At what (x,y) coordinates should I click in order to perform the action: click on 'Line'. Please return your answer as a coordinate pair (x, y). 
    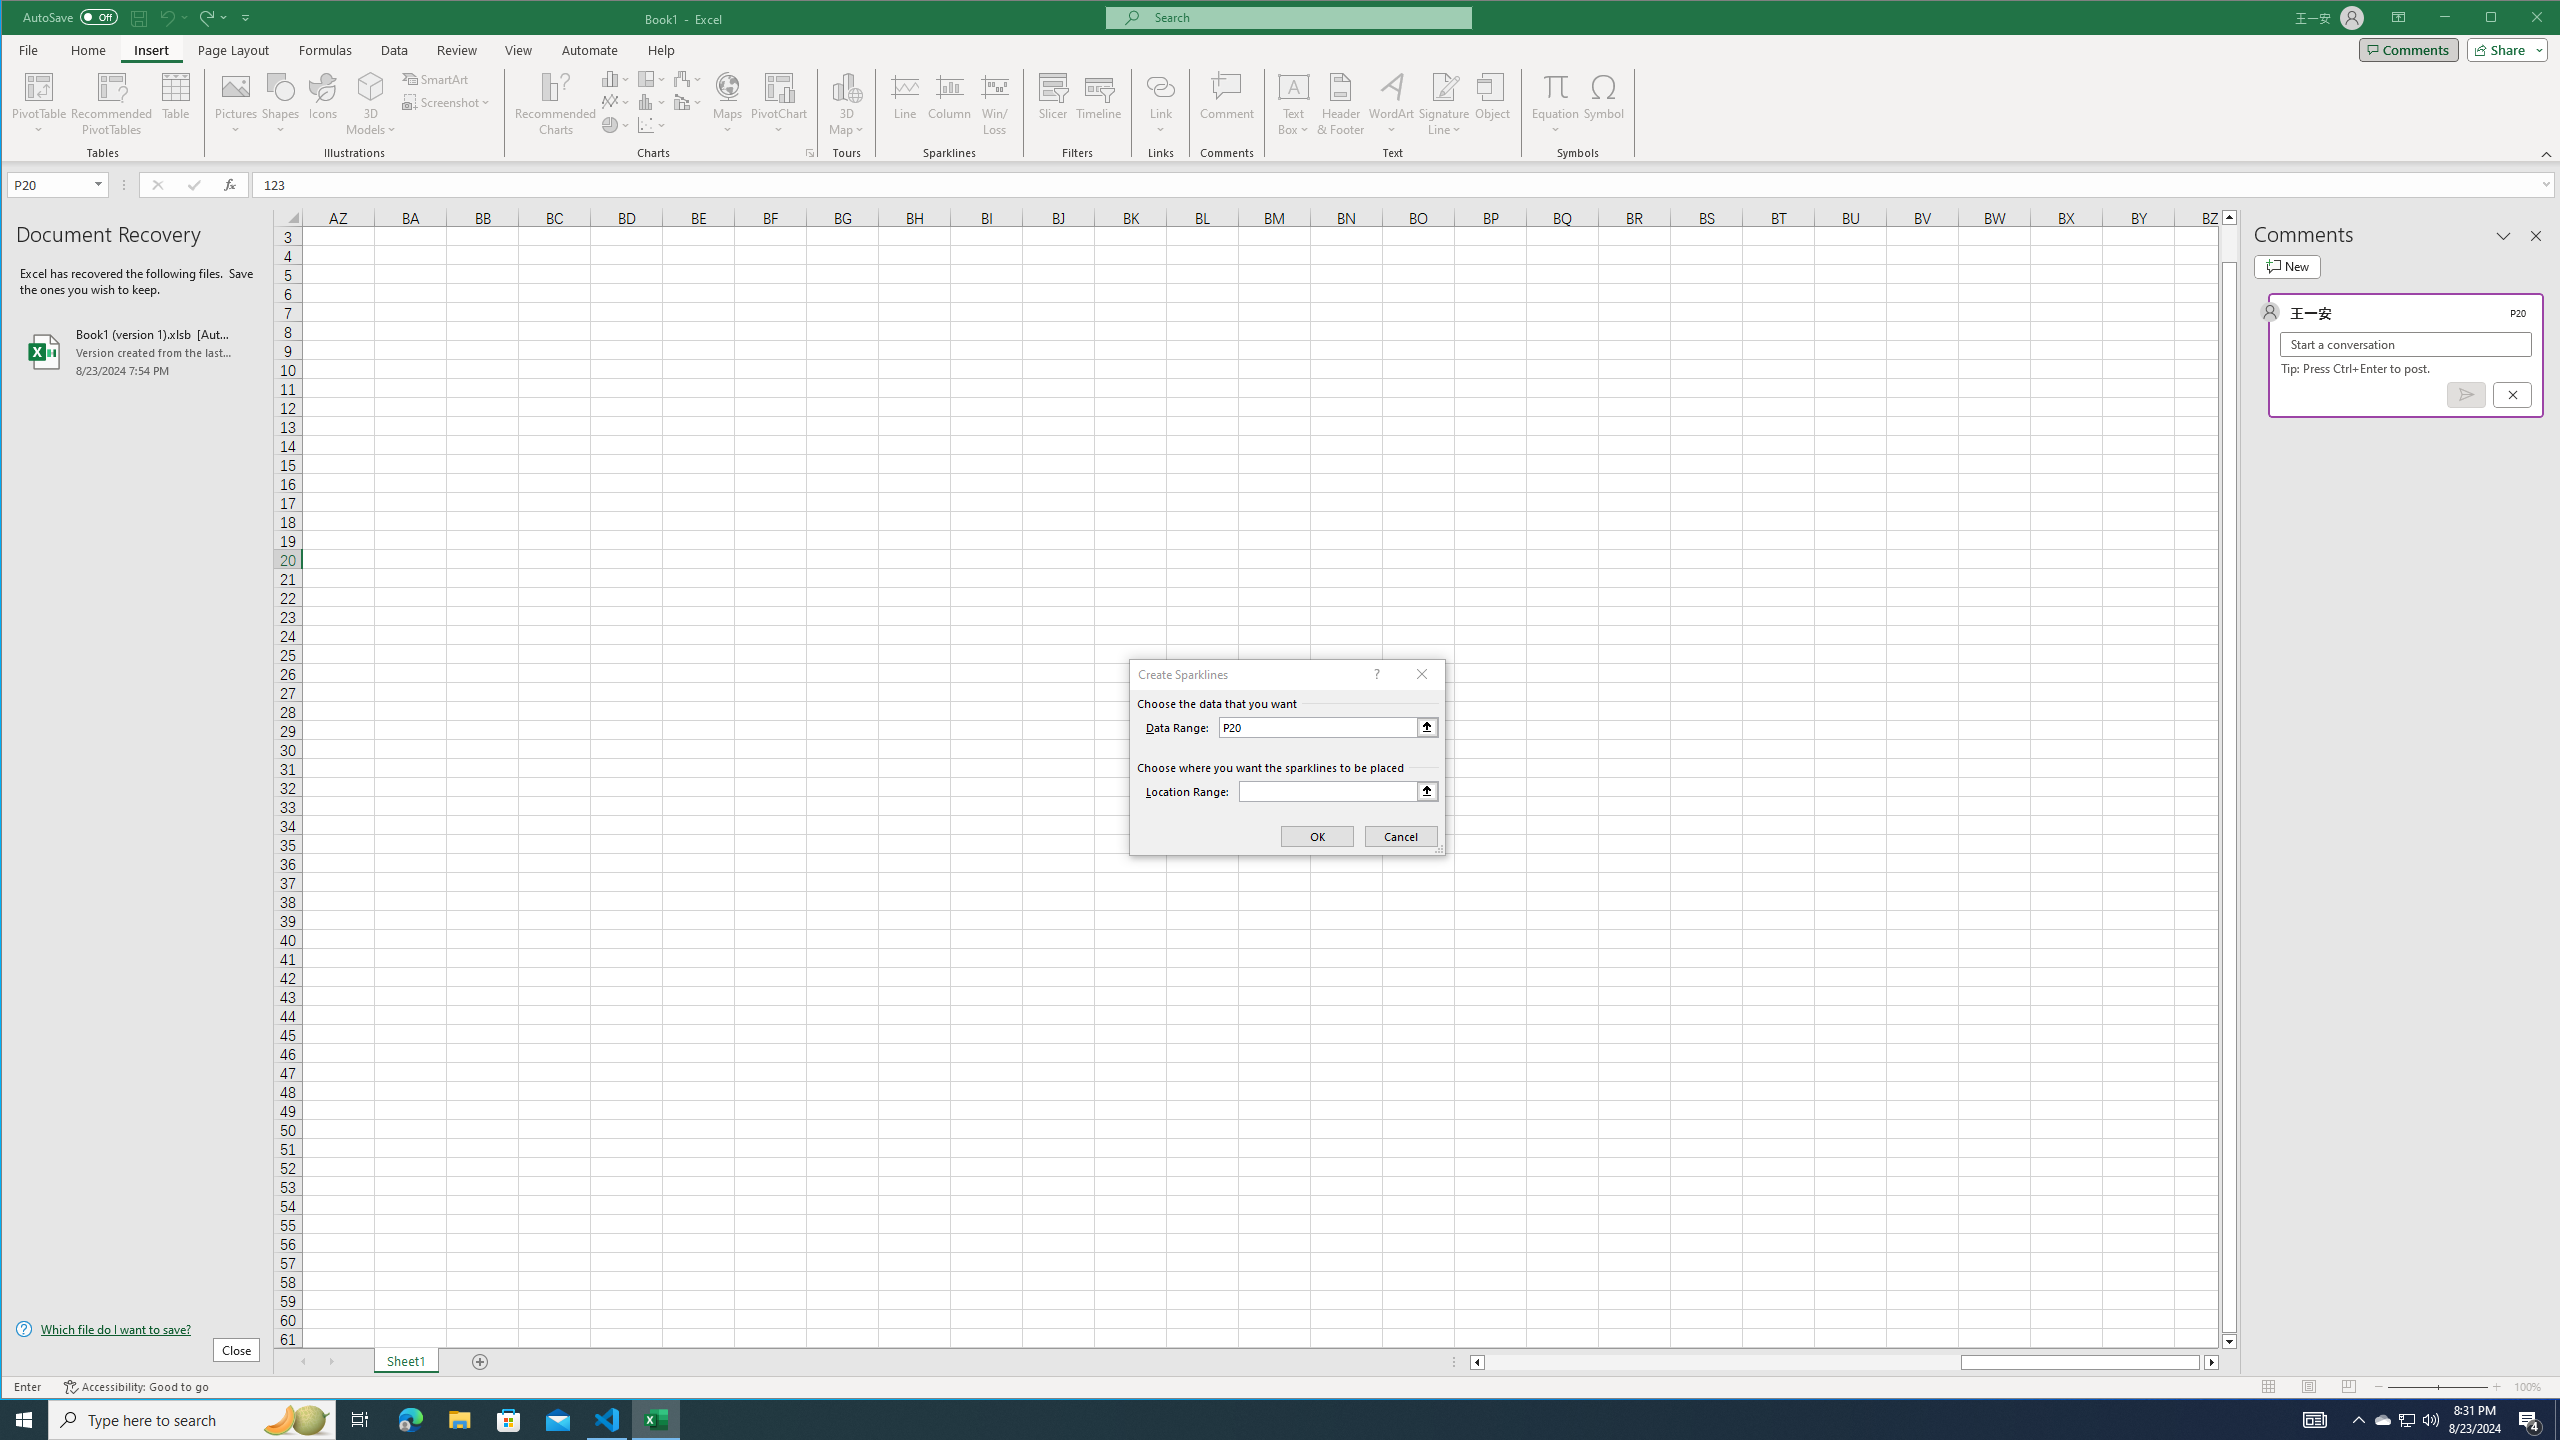
    Looking at the image, I should click on (904, 103).